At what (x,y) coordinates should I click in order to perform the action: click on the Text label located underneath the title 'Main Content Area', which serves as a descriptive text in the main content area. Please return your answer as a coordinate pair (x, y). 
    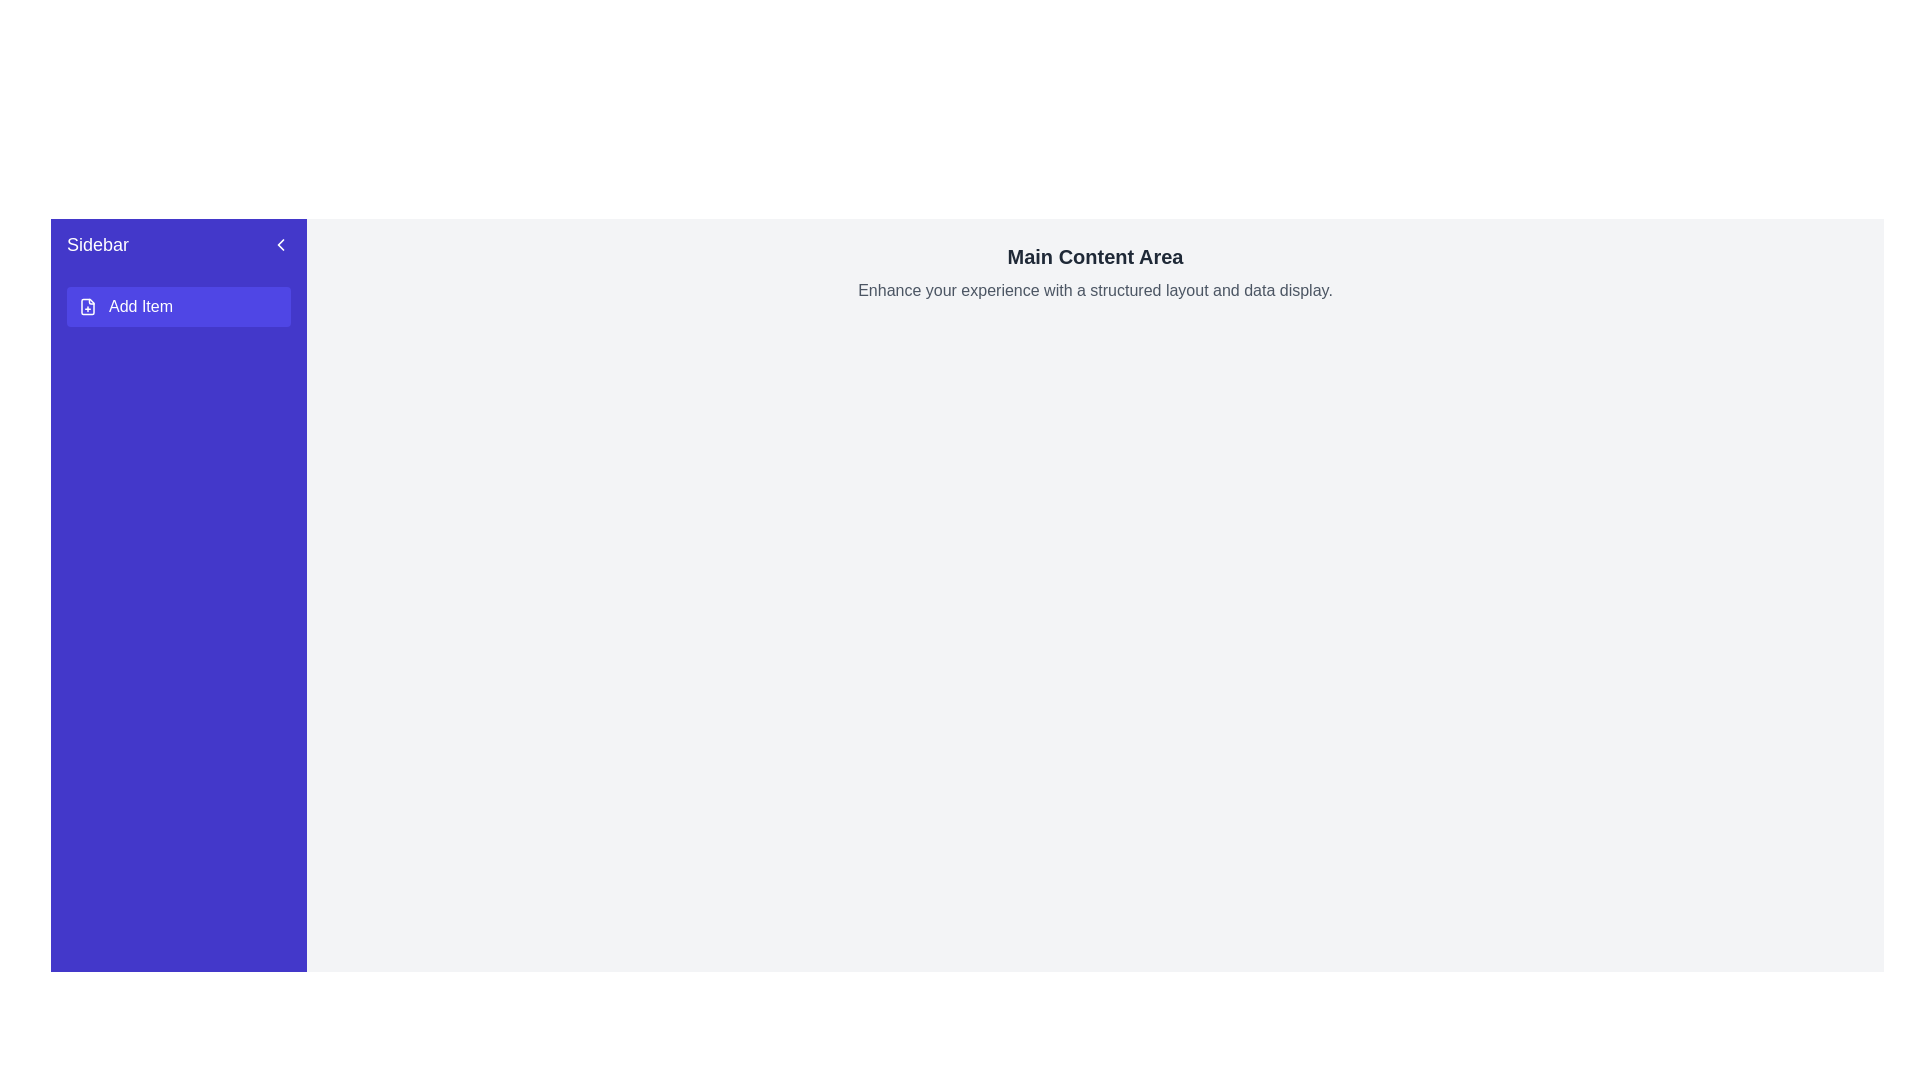
    Looking at the image, I should click on (1094, 290).